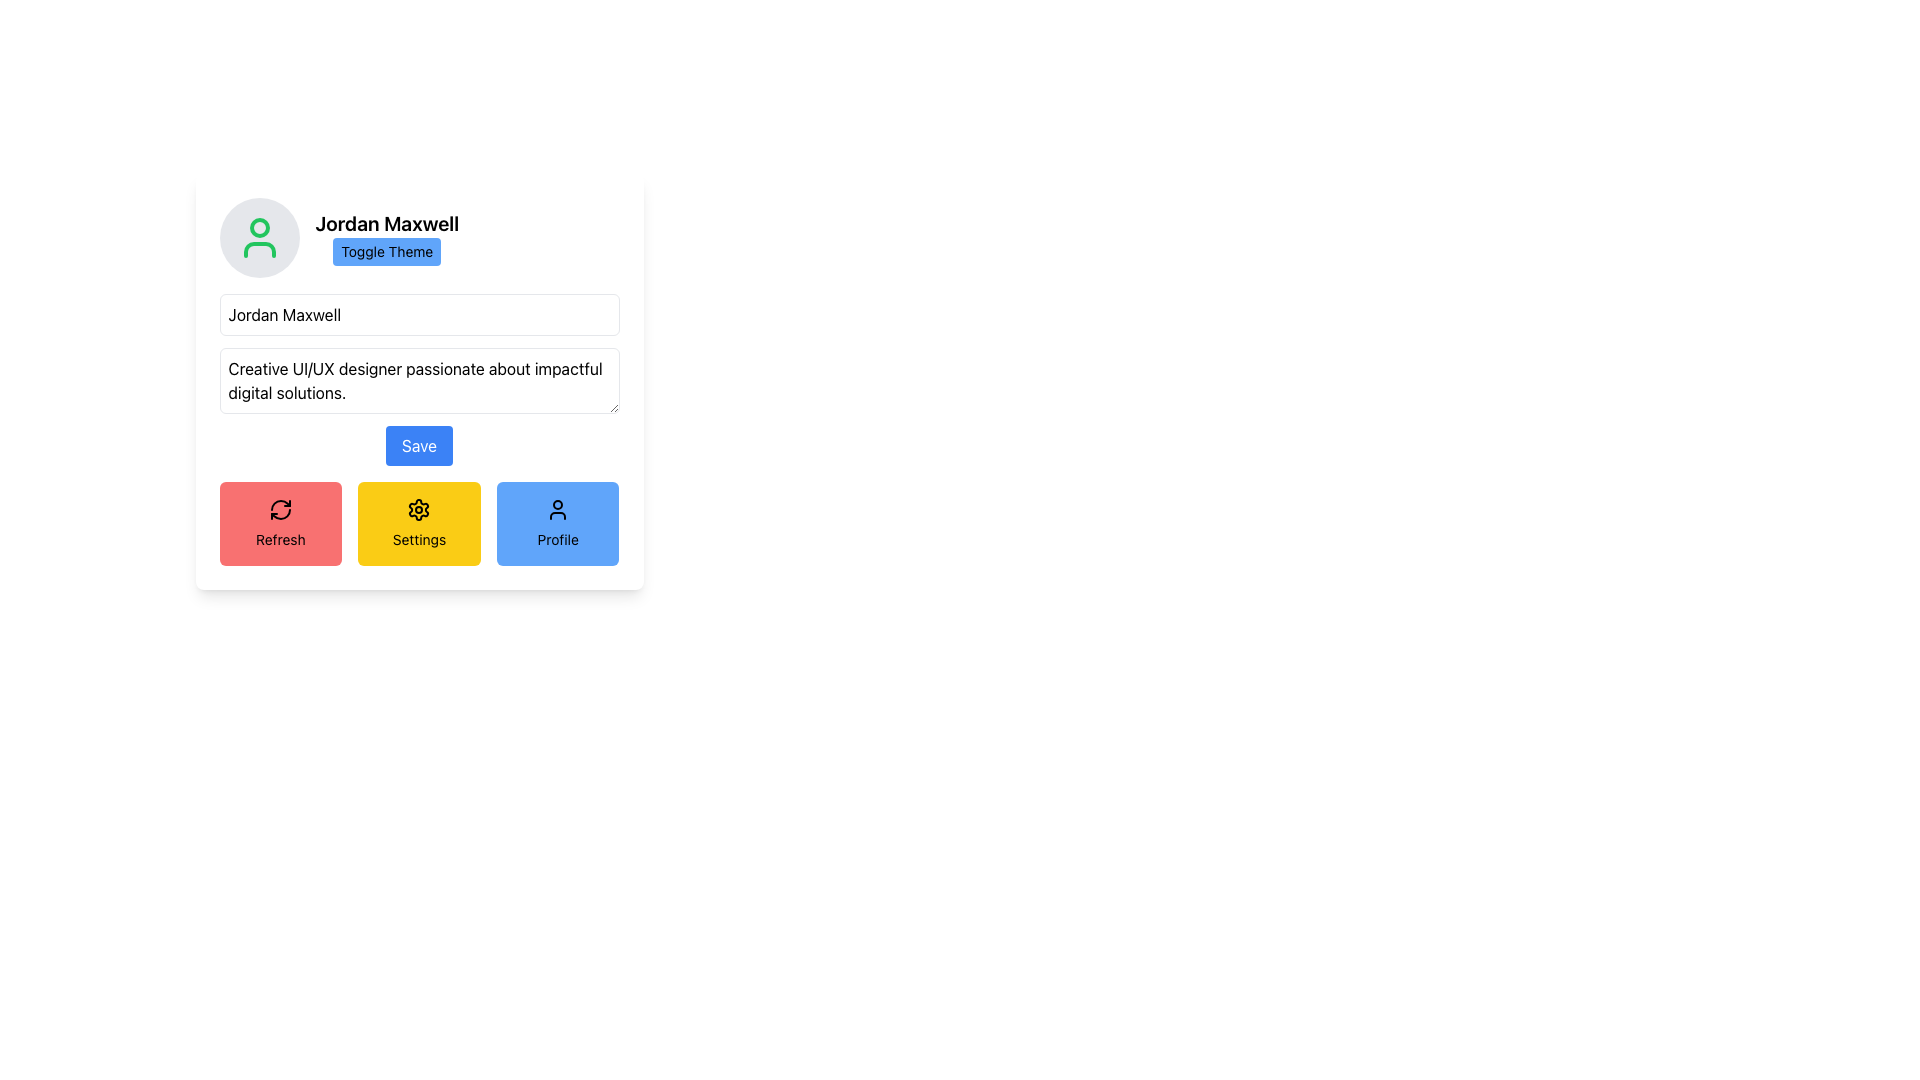  Describe the element at coordinates (558, 540) in the screenshot. I see `text information from the descriptive label that clarifies the purpose of the button to access the 'Profile' section, which is positioned at the bottom of the blue-rounded rectangular button` at that location.